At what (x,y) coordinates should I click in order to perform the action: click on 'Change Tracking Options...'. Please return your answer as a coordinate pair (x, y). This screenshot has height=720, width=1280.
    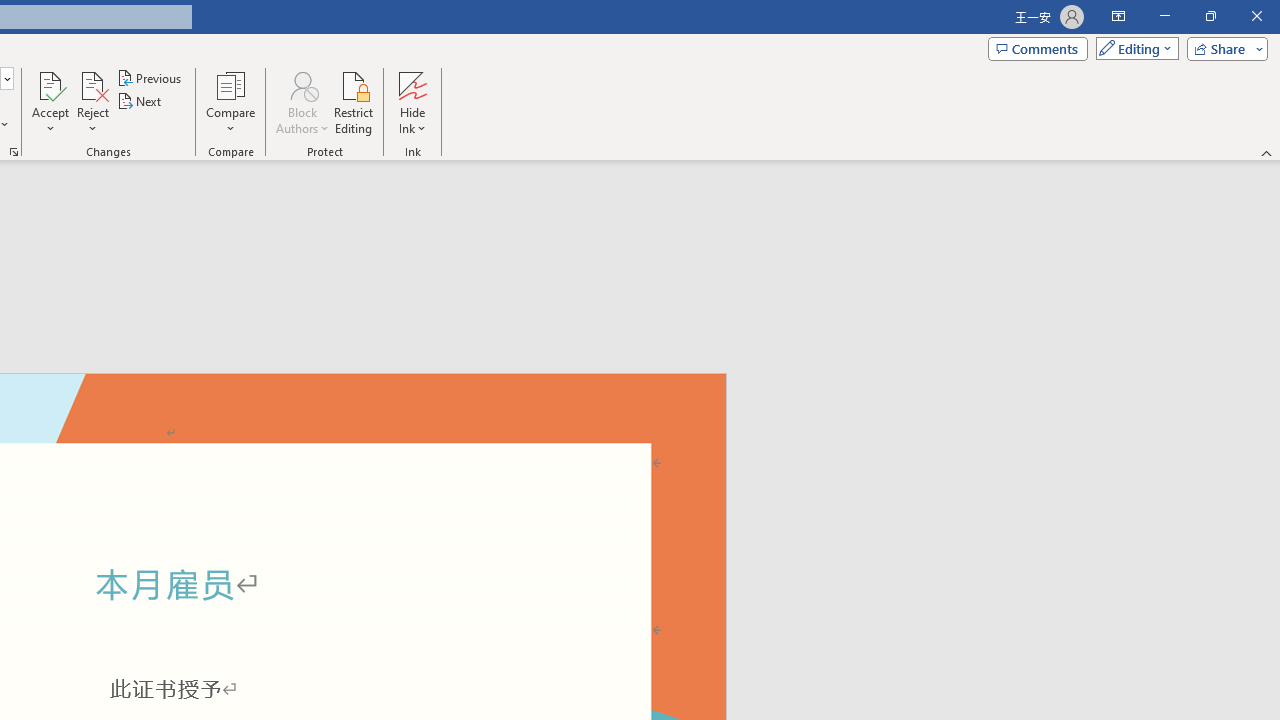
    Looking at the image, I should click on (14, 150).